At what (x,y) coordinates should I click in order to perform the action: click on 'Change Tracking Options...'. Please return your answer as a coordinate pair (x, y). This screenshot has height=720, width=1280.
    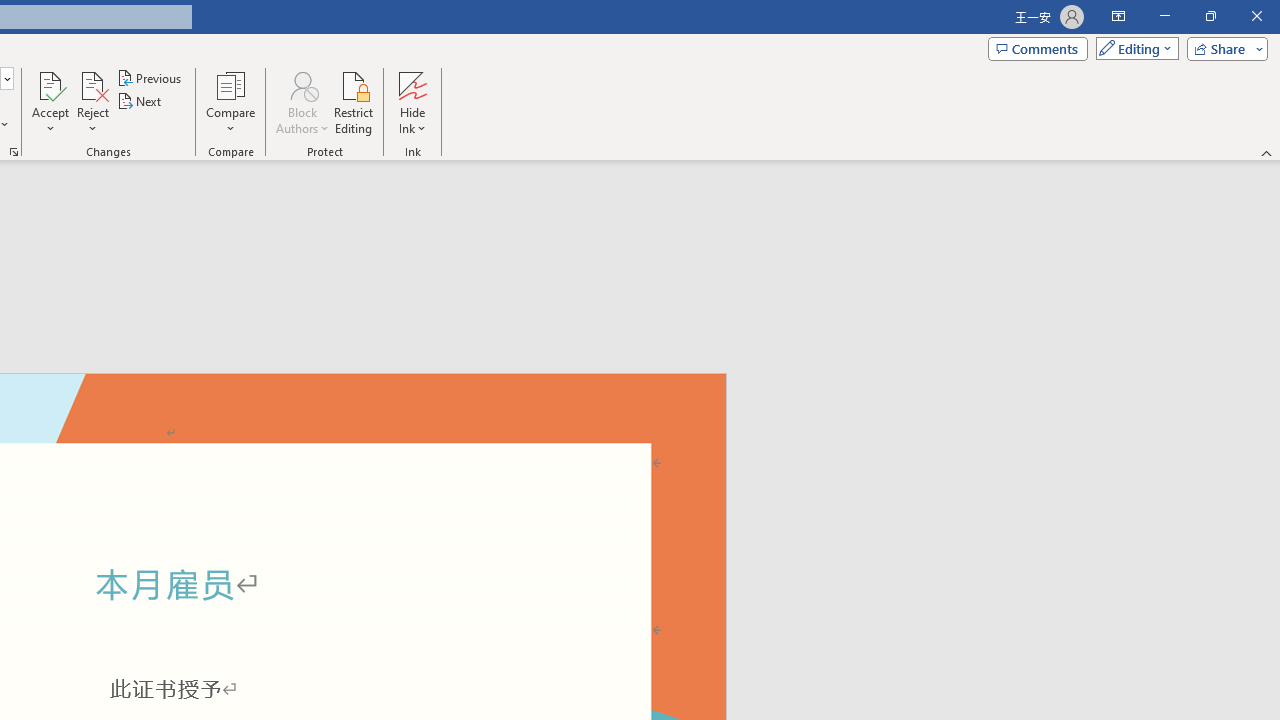
    Looking at the image, I should click on (14, 150).